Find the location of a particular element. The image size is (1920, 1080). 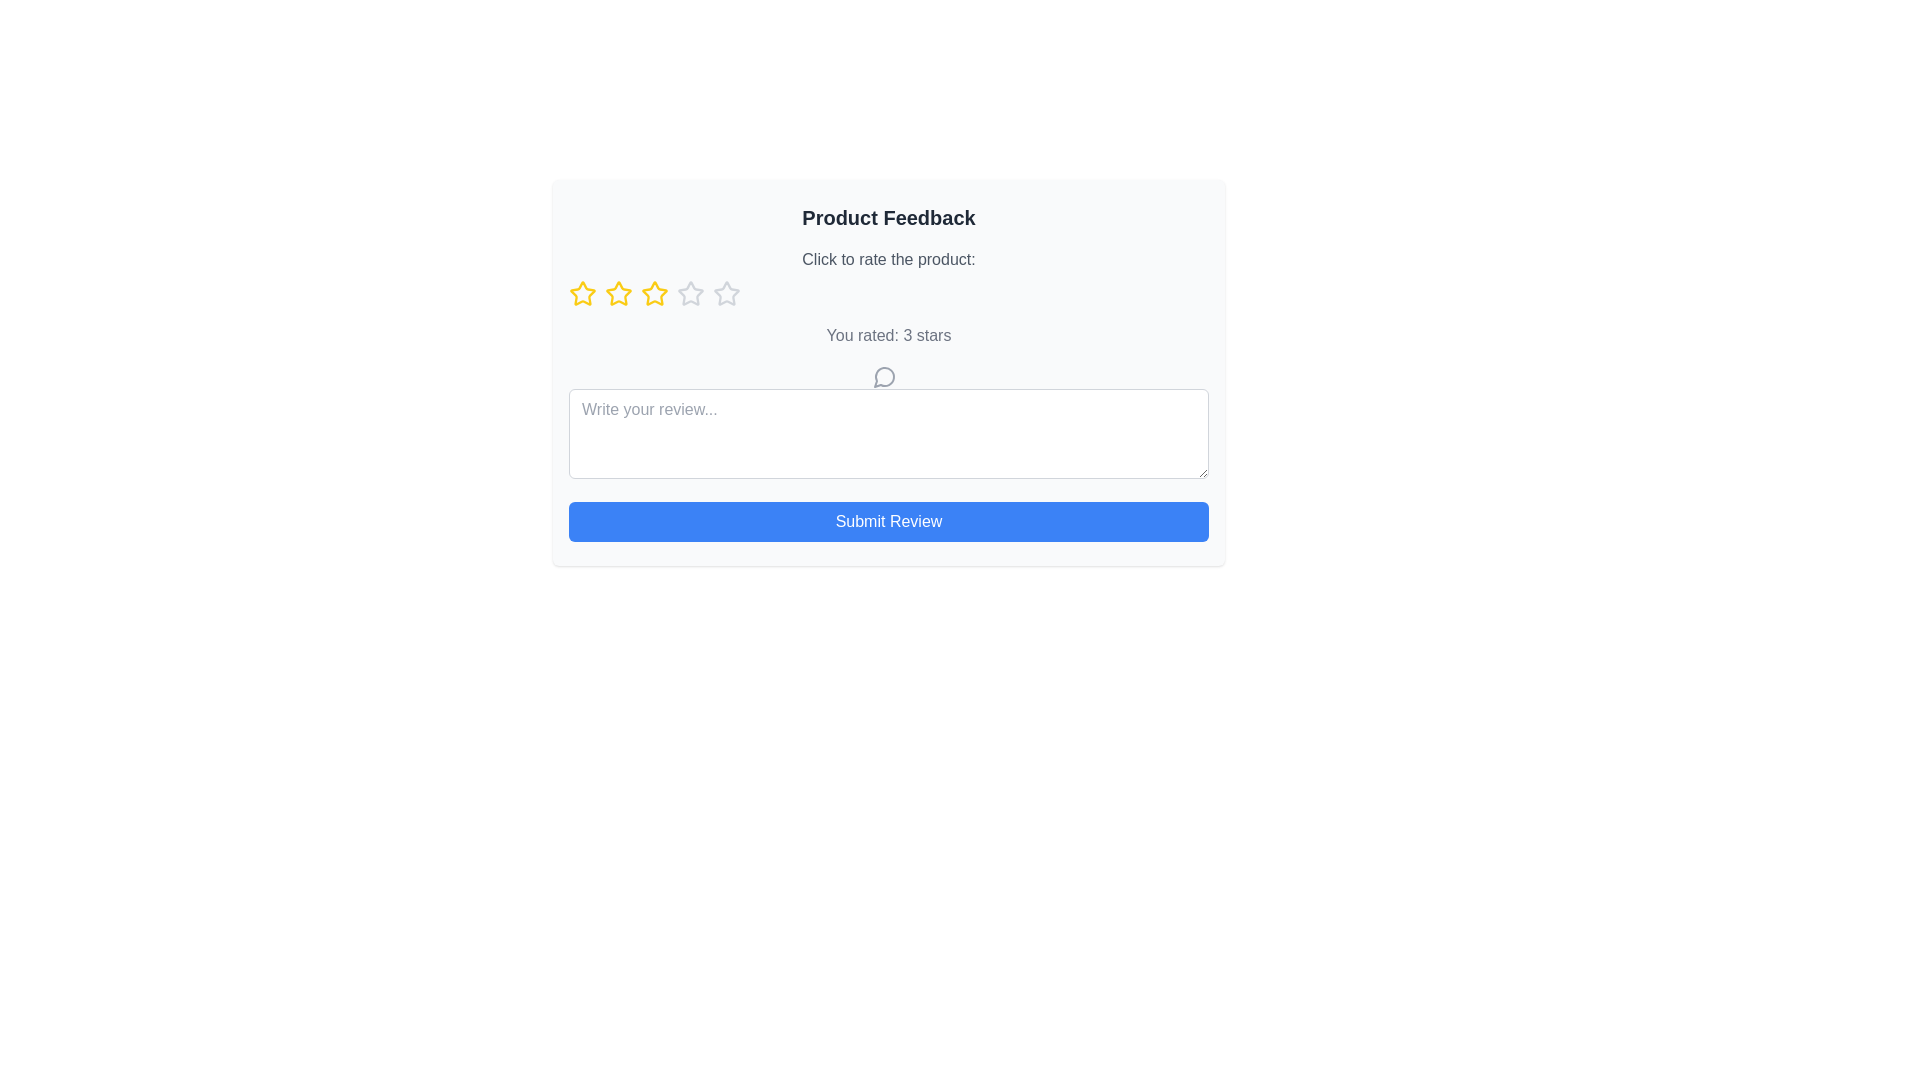

the third star in the five-star rating system on the product feedback form is located at coordinates (654, 293).